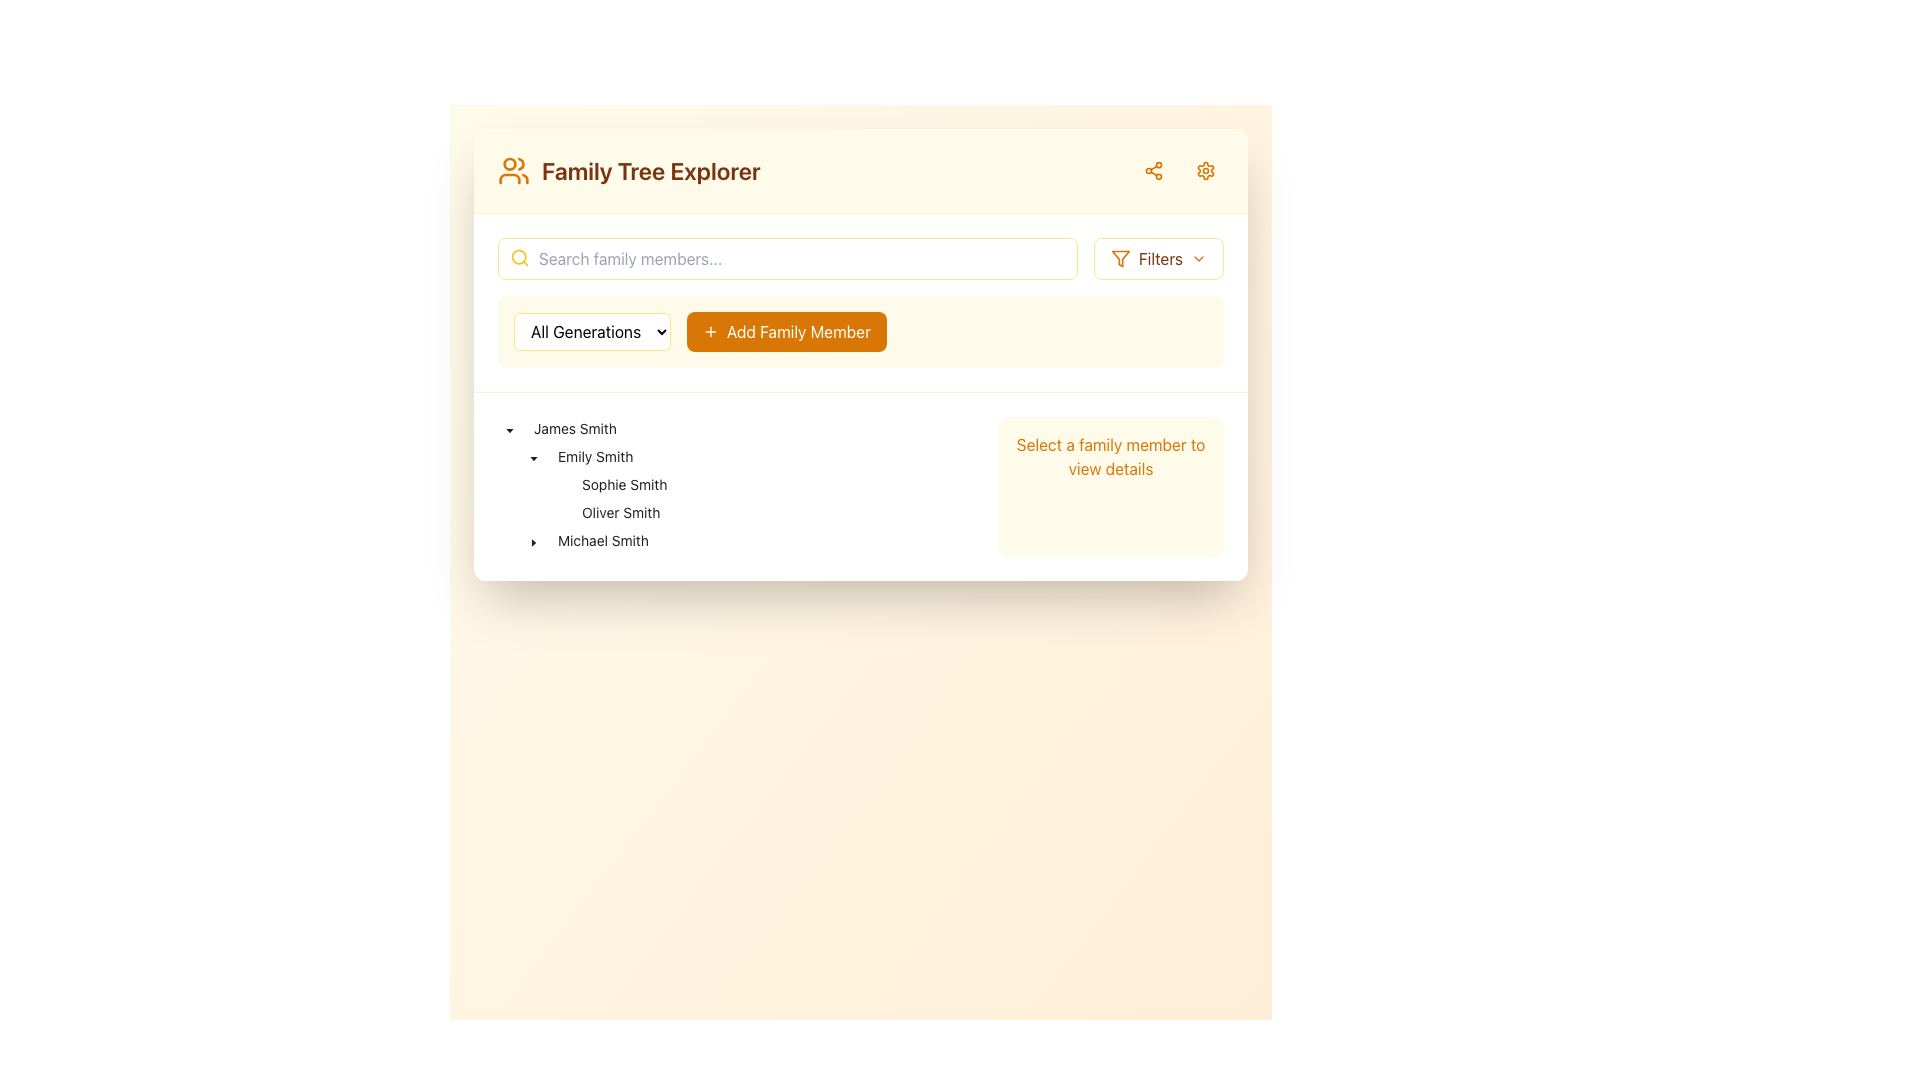 The height and width of the screenshot is (1080, 1920). Describe the element at coordinates (1120, 257) in the screenshot. I see `the filter icon located within the 'Filters' button in the top-right corner of the main section, positioned next to the label text` at that location.